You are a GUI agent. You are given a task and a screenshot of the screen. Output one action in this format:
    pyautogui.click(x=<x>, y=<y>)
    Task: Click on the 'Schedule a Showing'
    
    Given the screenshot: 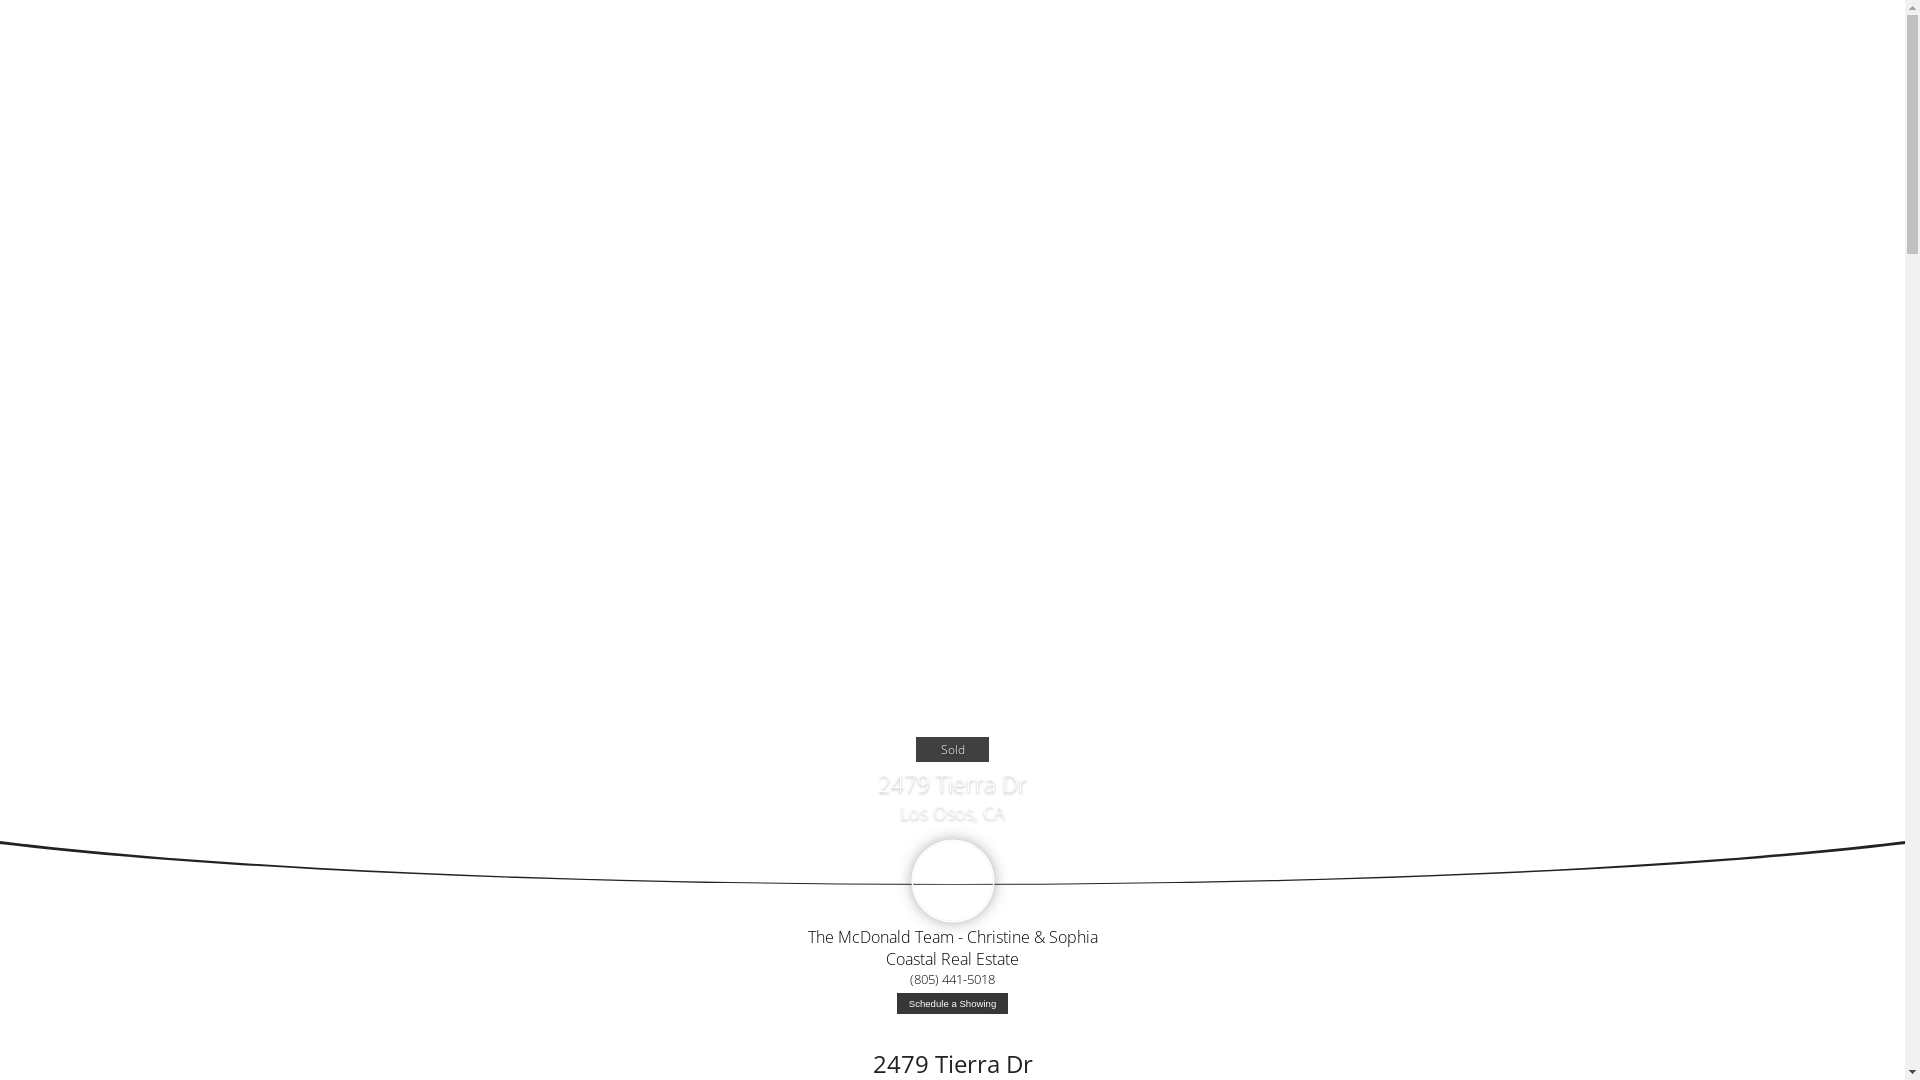 What is the action you would take?
    pyautogui.click(x=951, y=1003)
    